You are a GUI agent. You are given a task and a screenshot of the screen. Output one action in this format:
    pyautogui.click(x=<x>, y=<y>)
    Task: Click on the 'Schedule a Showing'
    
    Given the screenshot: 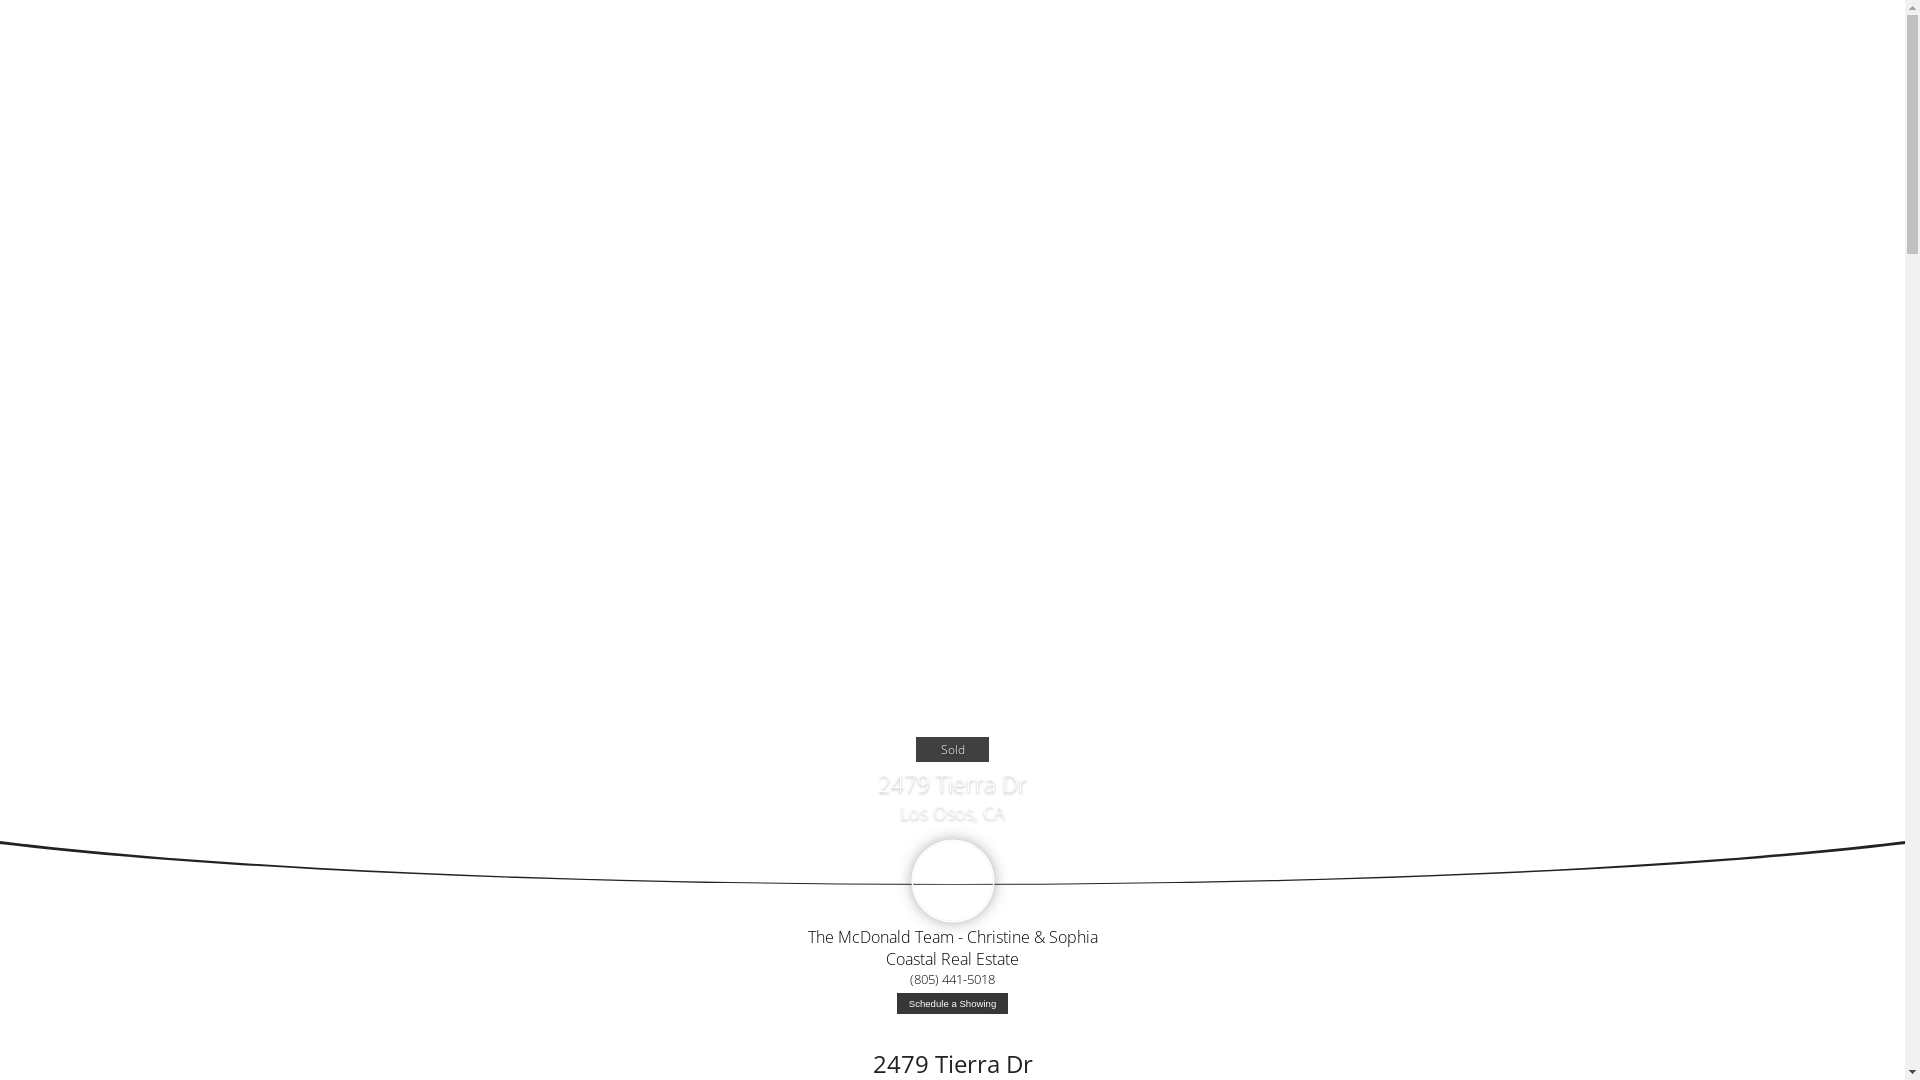 What is the action you would take?
    pyautogui.click(x=951, y=1003)
    